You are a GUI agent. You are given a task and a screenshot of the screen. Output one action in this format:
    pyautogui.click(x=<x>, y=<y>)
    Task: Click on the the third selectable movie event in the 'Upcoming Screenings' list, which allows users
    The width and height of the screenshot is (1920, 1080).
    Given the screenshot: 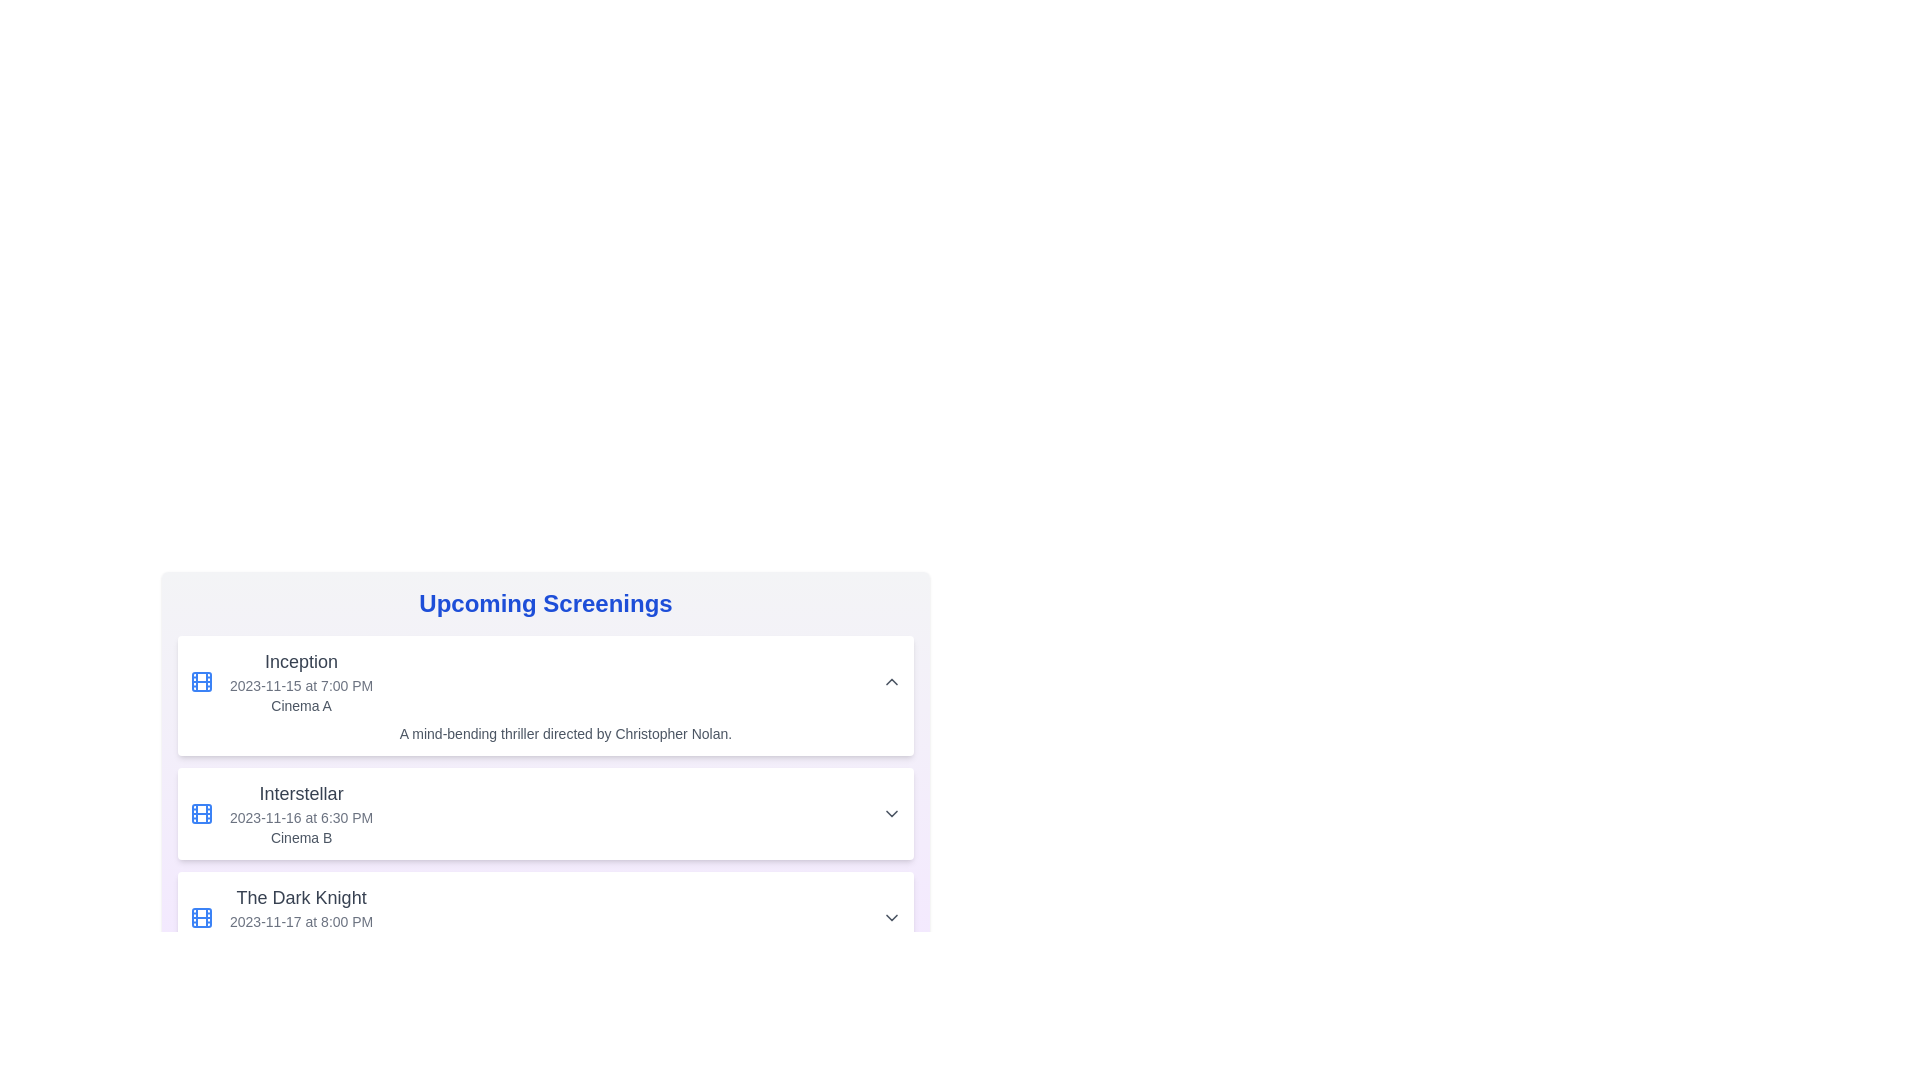 What is the action you would take?
    pyautogui.click(x=546, y=918)
    